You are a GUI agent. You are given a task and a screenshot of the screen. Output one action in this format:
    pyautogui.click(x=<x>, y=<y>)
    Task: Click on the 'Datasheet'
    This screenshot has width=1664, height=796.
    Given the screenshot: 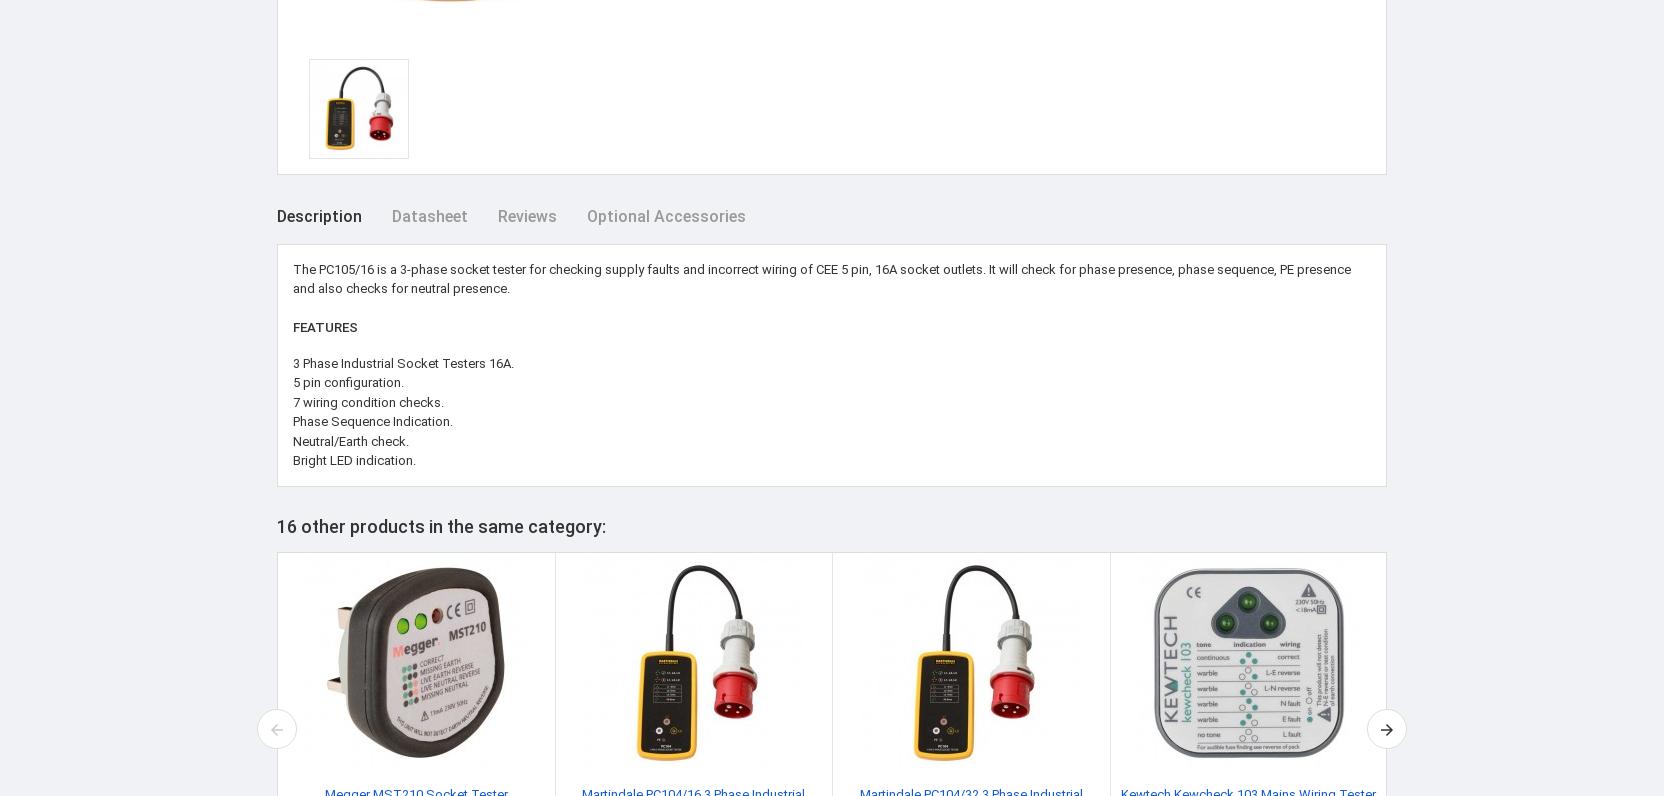 What is the action you would take?
    pyautogui.click(x=428, y=214)
    